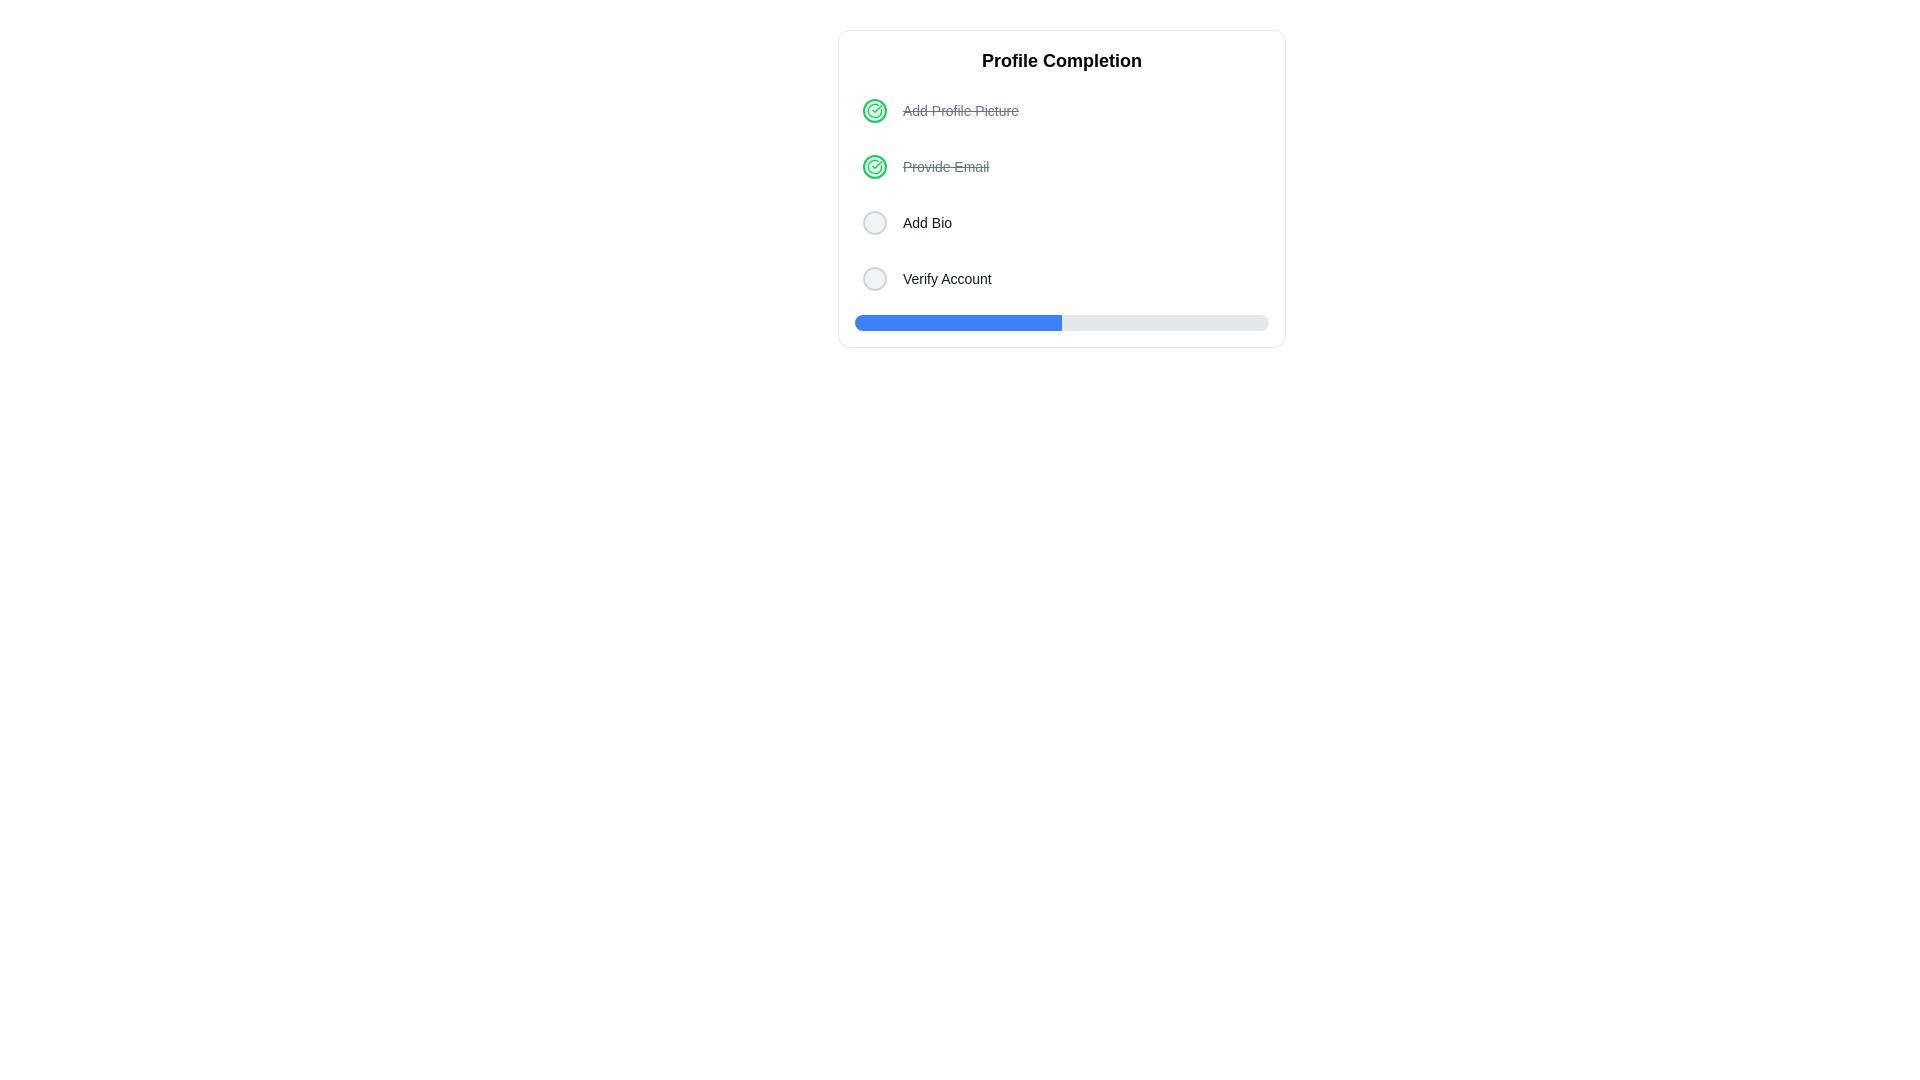  Describe the element at coordinates (926, 223) in the screenshot. I see `the 'Add Bio' text block, which is the third item in the checklist under the 'Profile Completion' section, located to the right of an empty circle icon` at that location.